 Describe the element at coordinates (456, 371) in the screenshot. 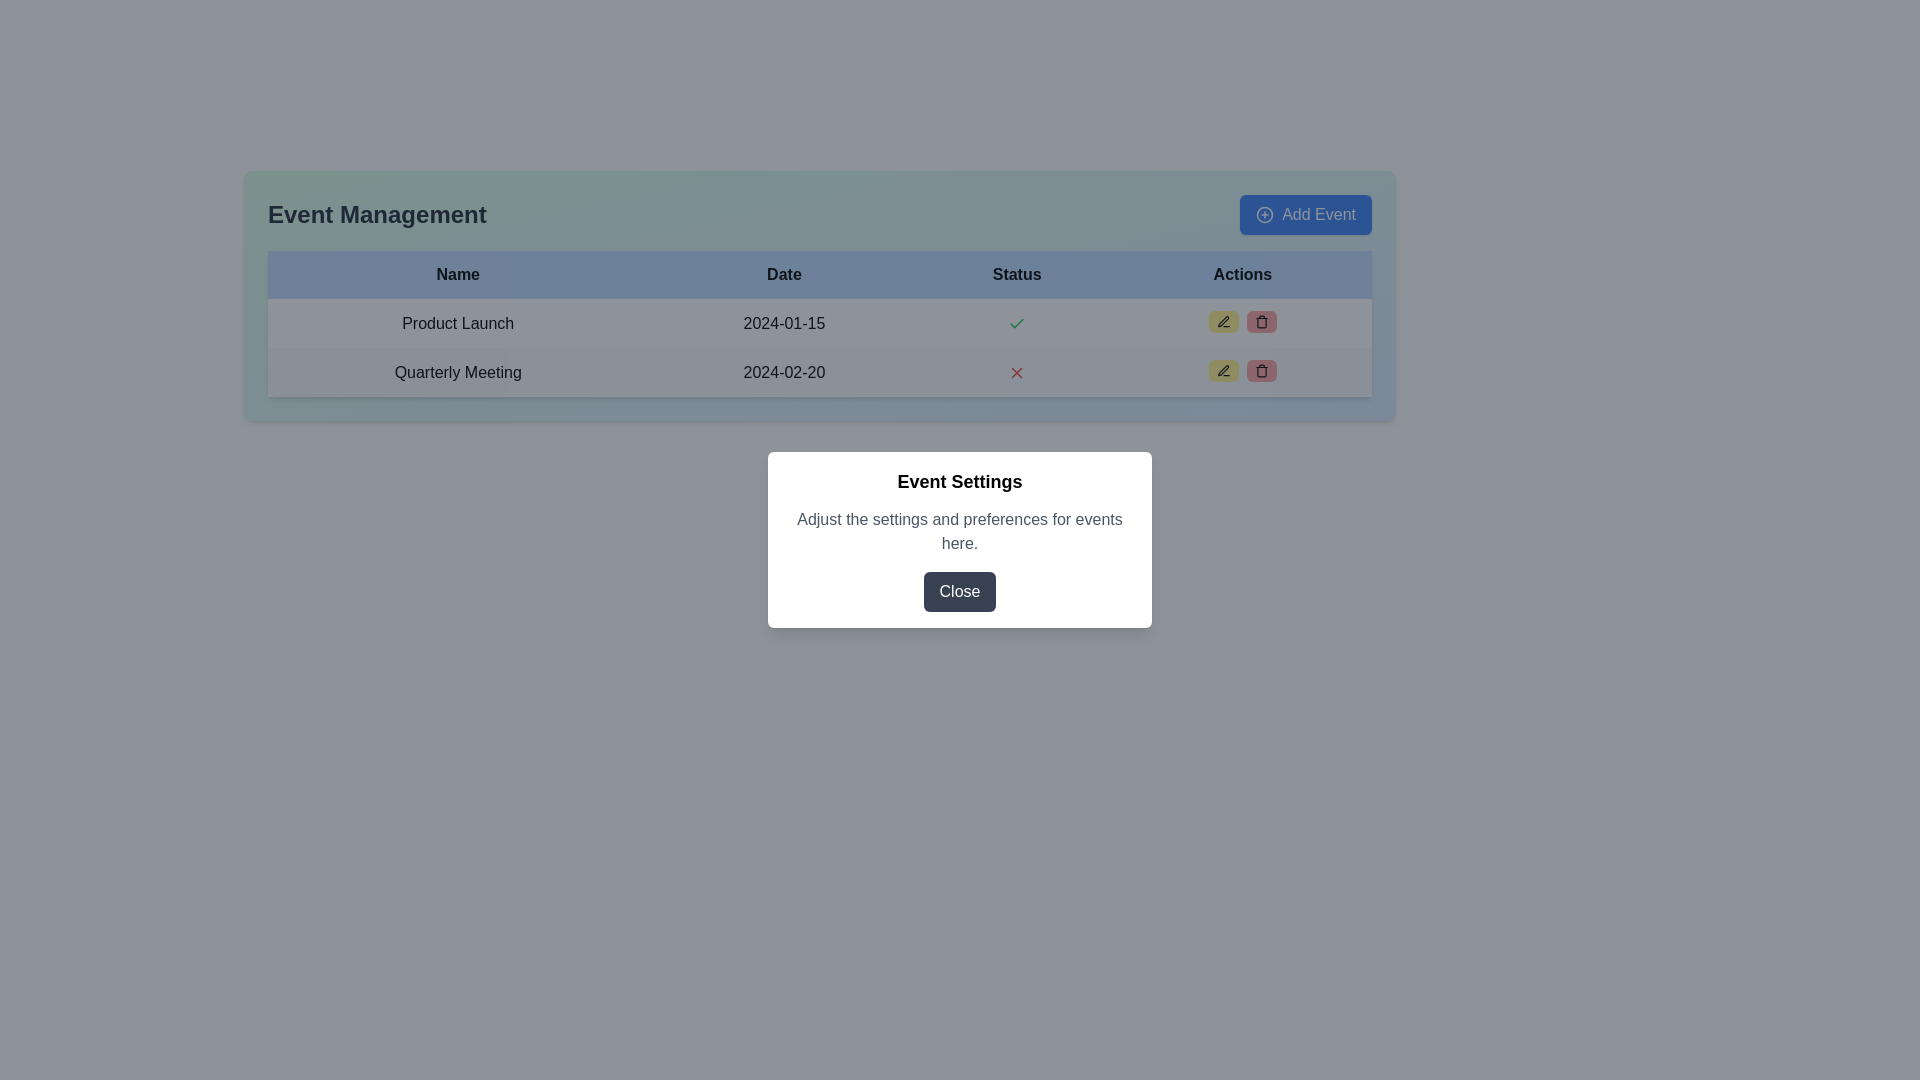

I see `the text of the event name displayed in the first column of the second row of the table` at that location.